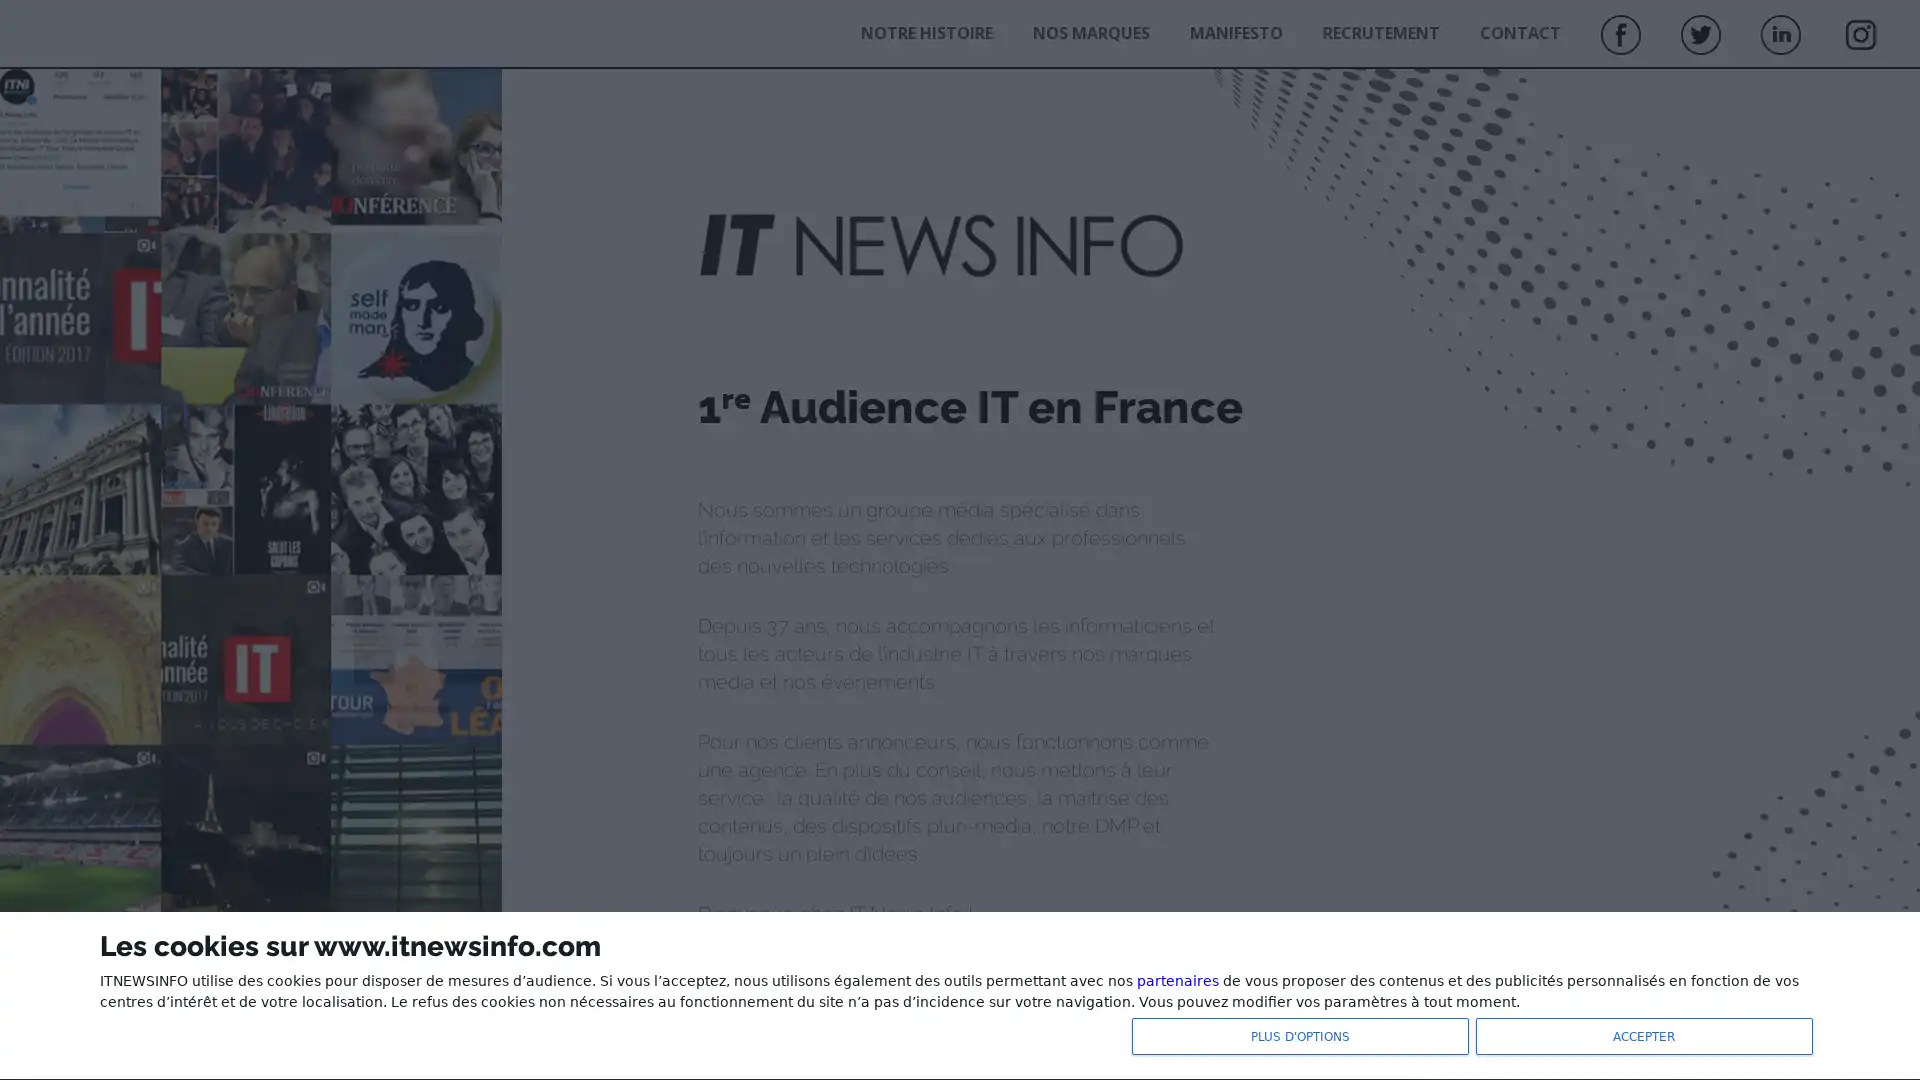 Image resolution: width=1920 pixels, height=1080 pixels. Describe the element at coordinates (1640, 1034) in the screenshot. I see `ACCEPTER` at that location.